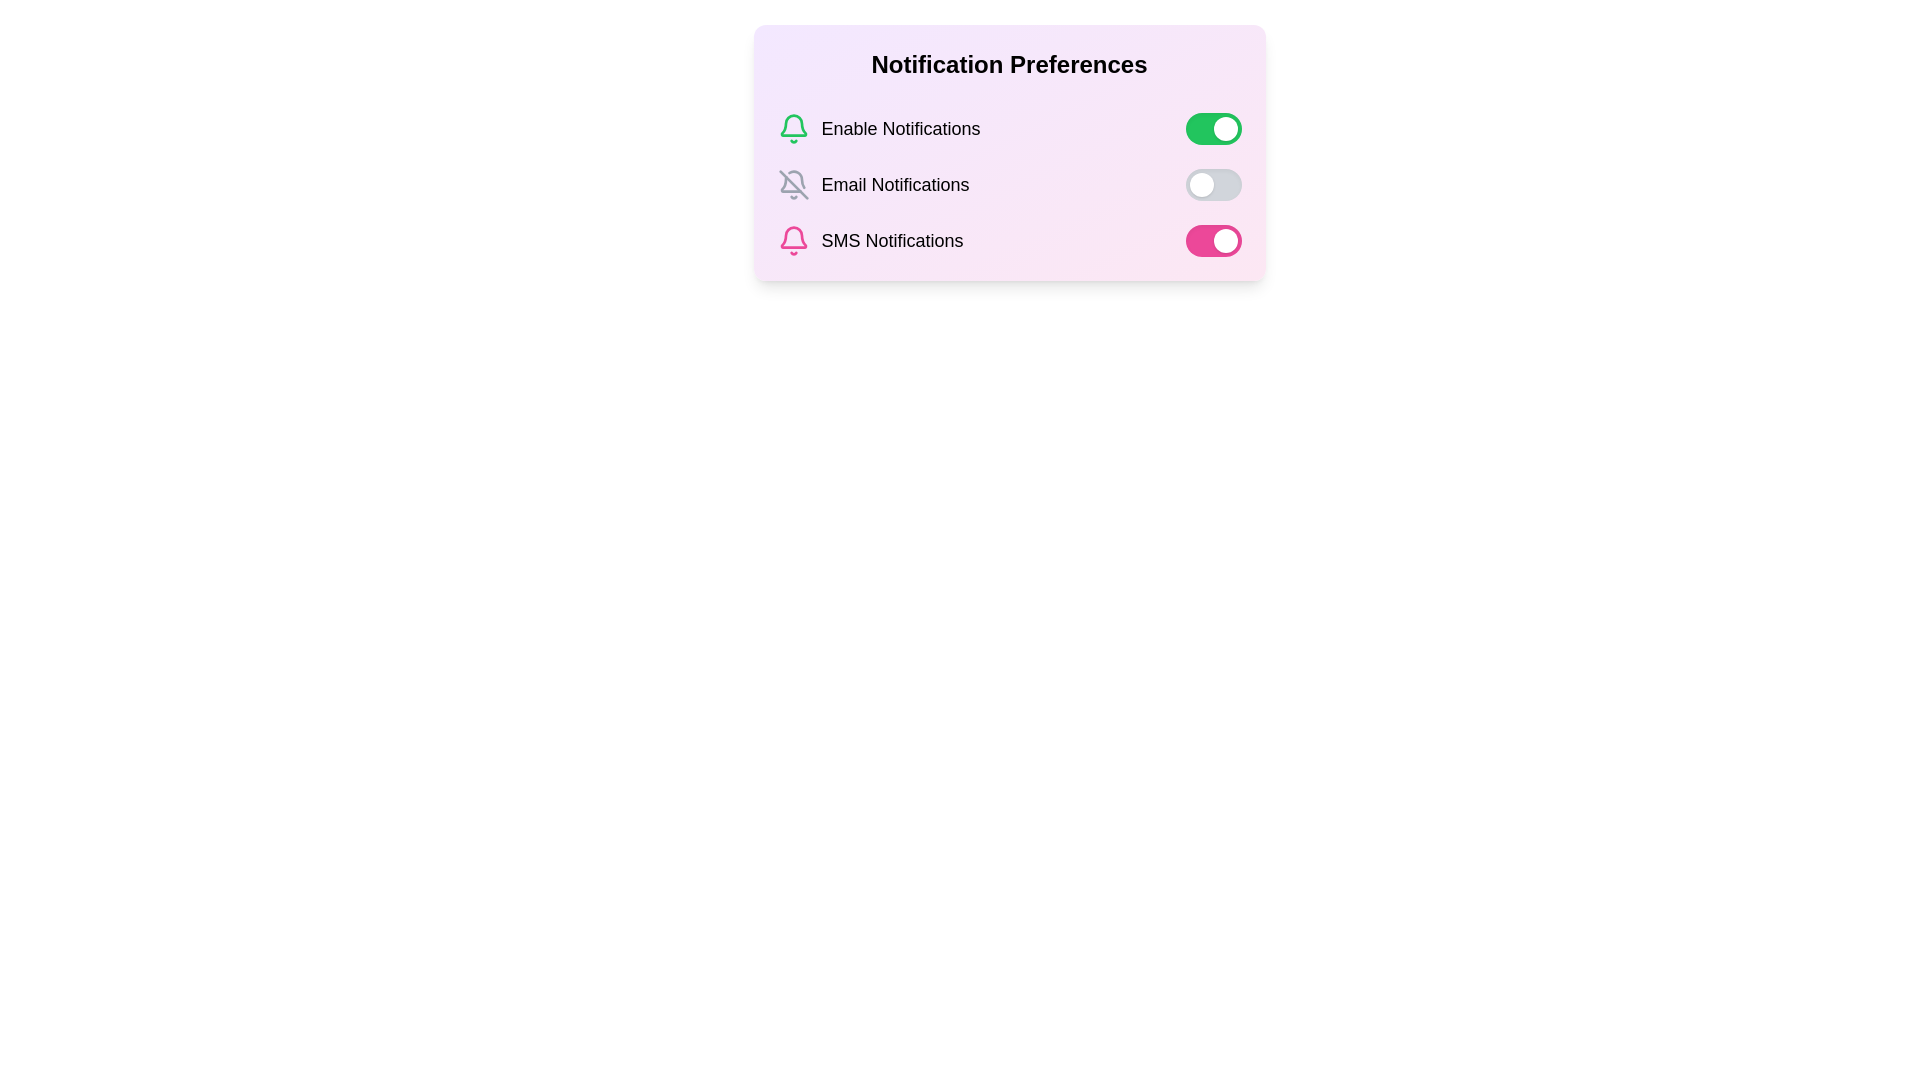 The image size is (1920, 1080). Describe the element at coordinates (792, 128) in the screenshot. I see `the visual state of the green bell-shaped icon located to the left of the 'Enable Notifications' text in the notification preferences section` at that location.